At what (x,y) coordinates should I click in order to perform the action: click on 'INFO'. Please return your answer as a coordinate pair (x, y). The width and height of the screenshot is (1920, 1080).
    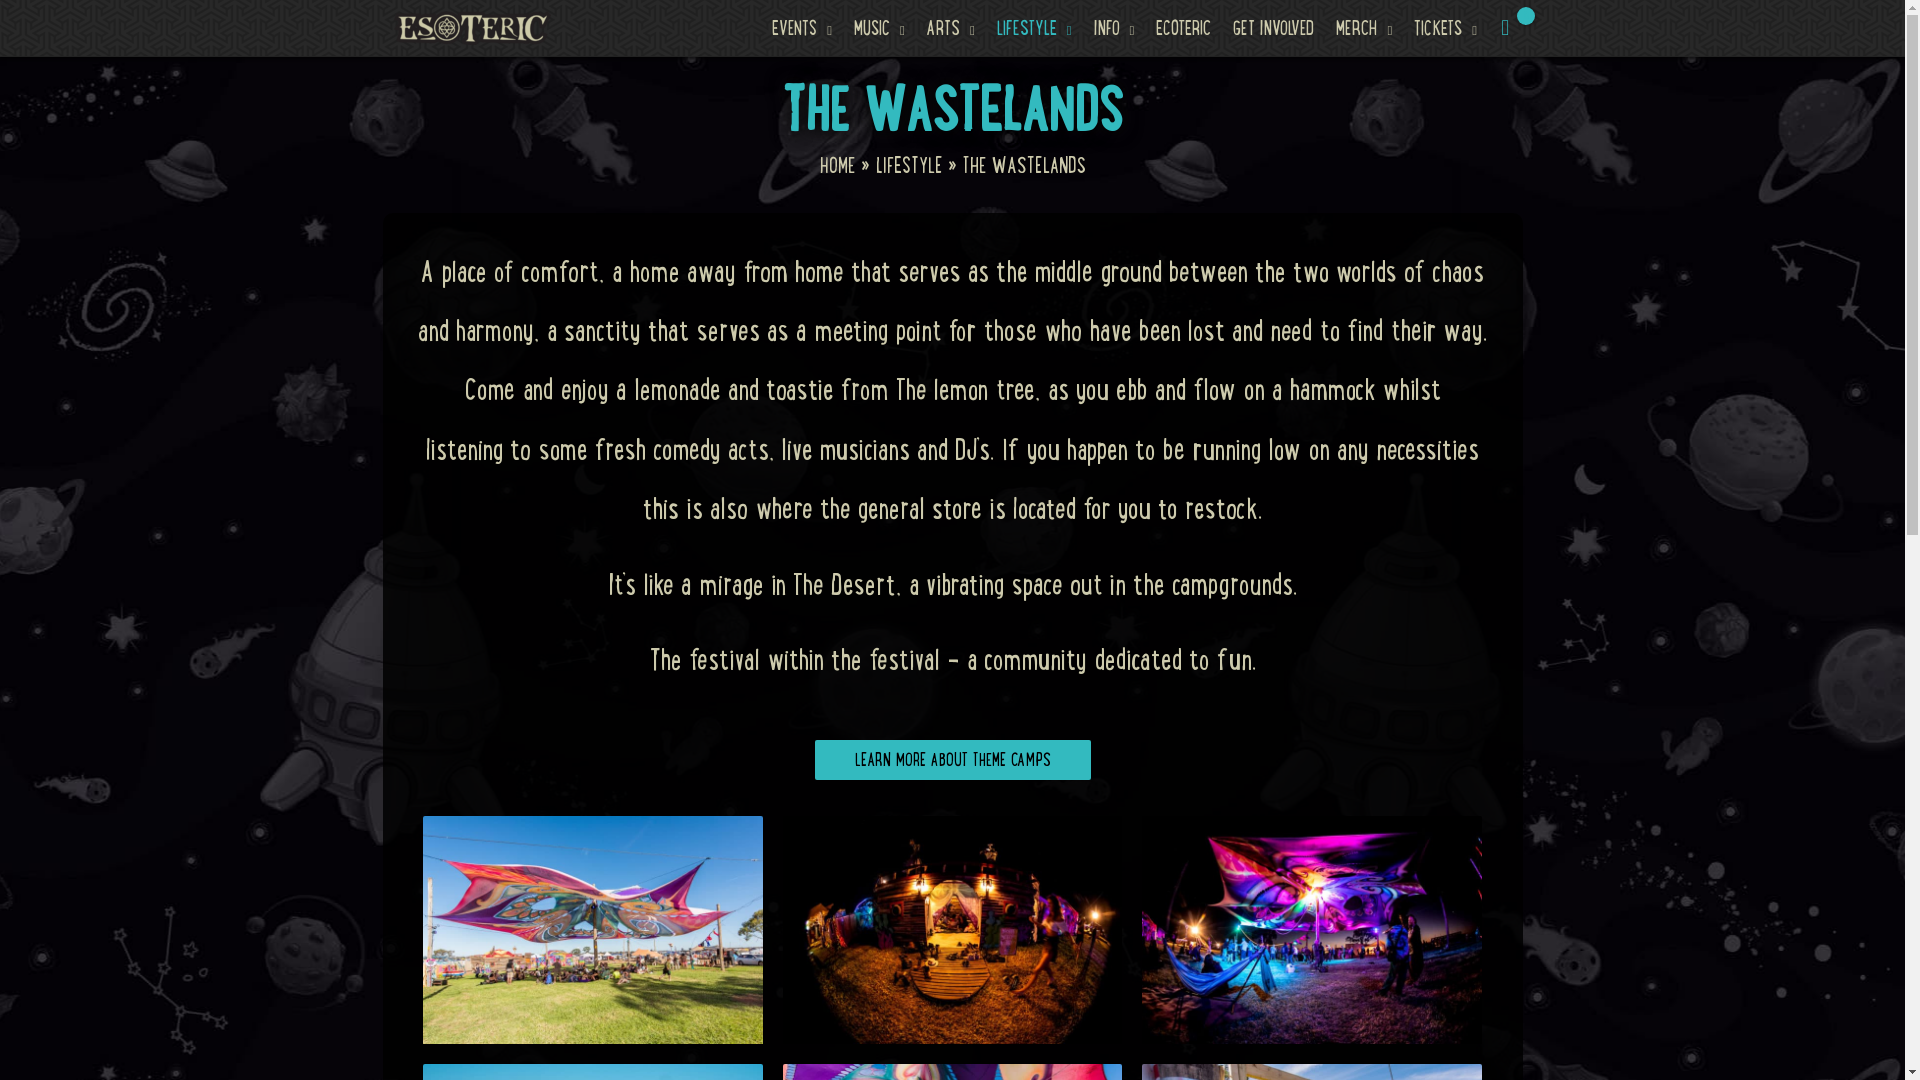
    Looking at the image, I should click on (1113, 27).